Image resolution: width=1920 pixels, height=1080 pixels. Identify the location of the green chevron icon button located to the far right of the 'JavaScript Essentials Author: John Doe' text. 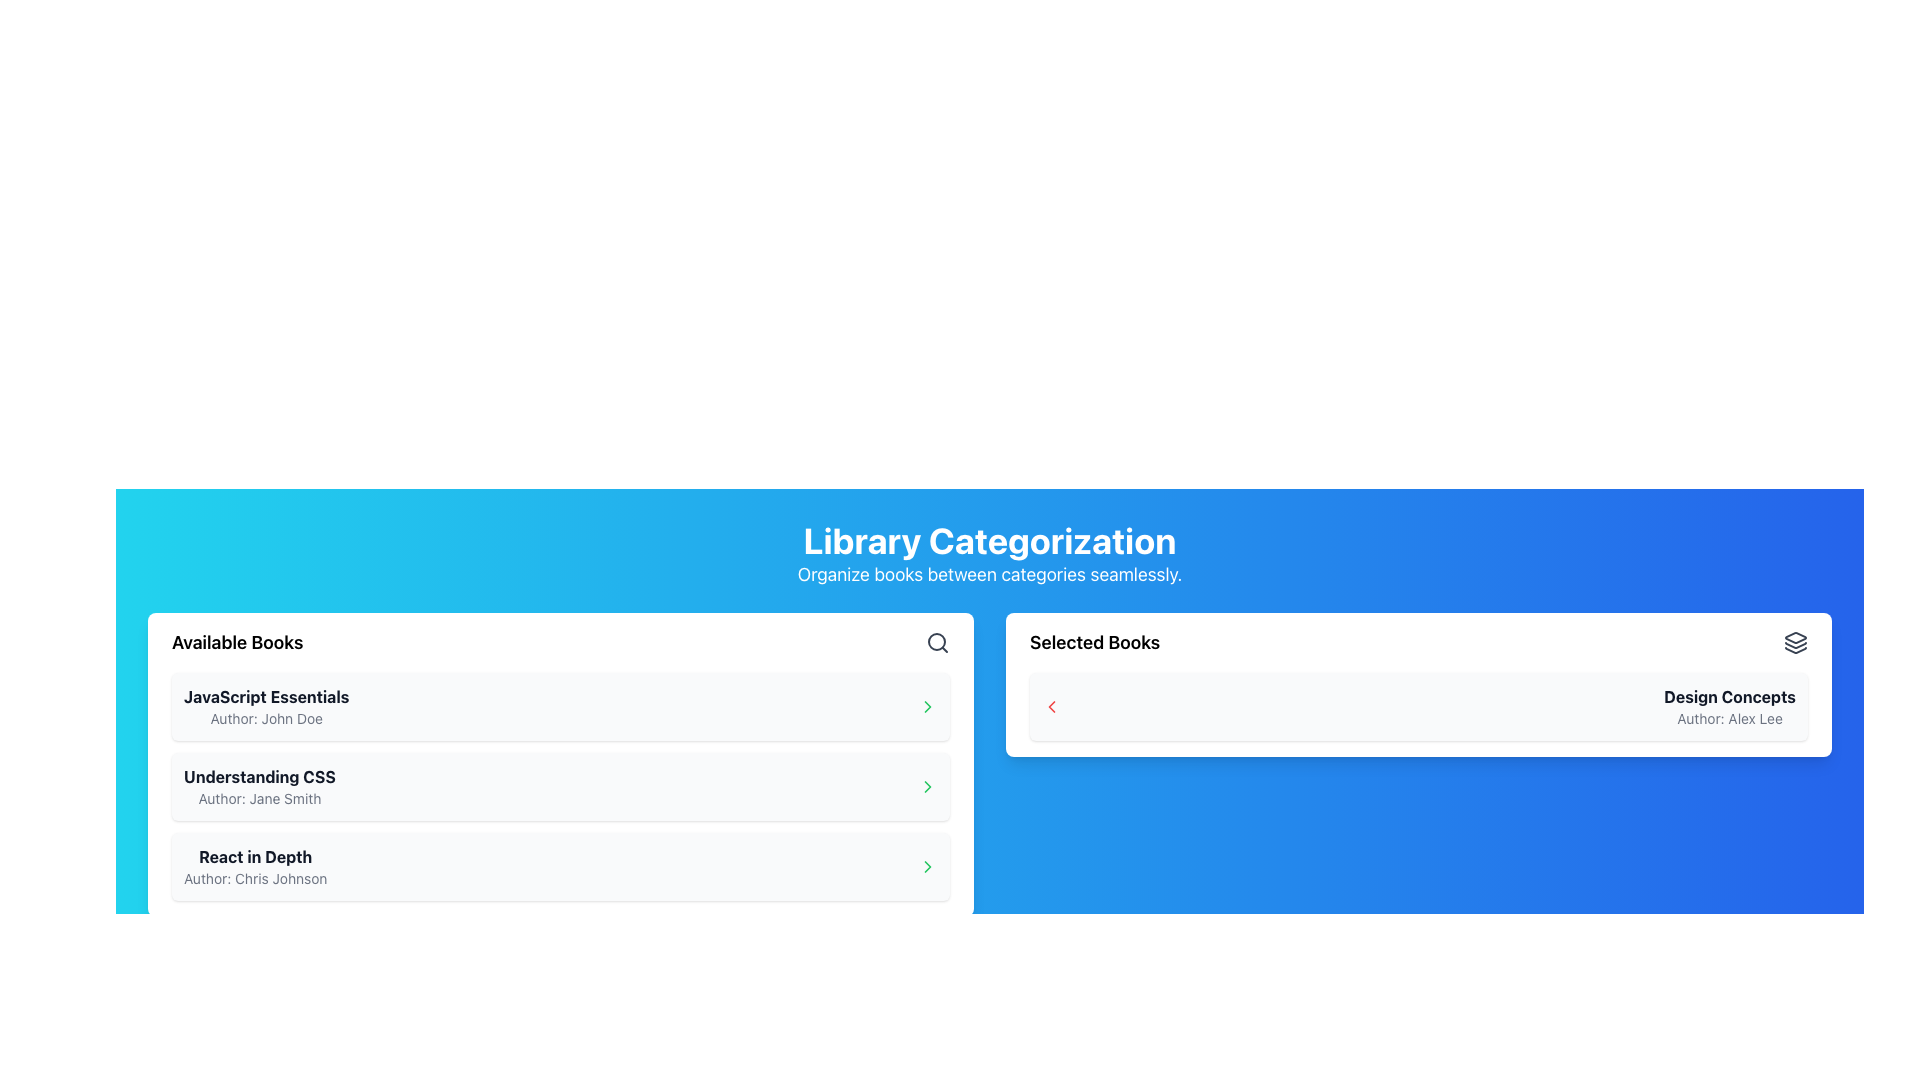
(926, 705).